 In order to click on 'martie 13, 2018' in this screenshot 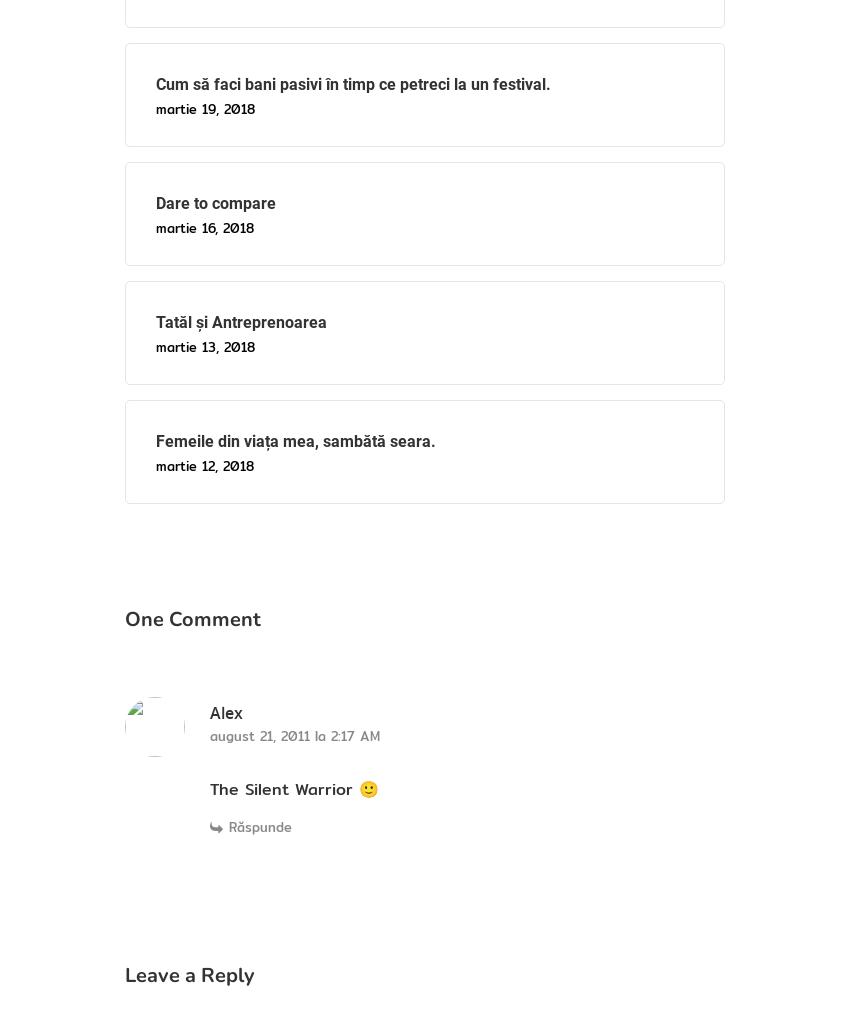, I will do `click(203, 345)`.